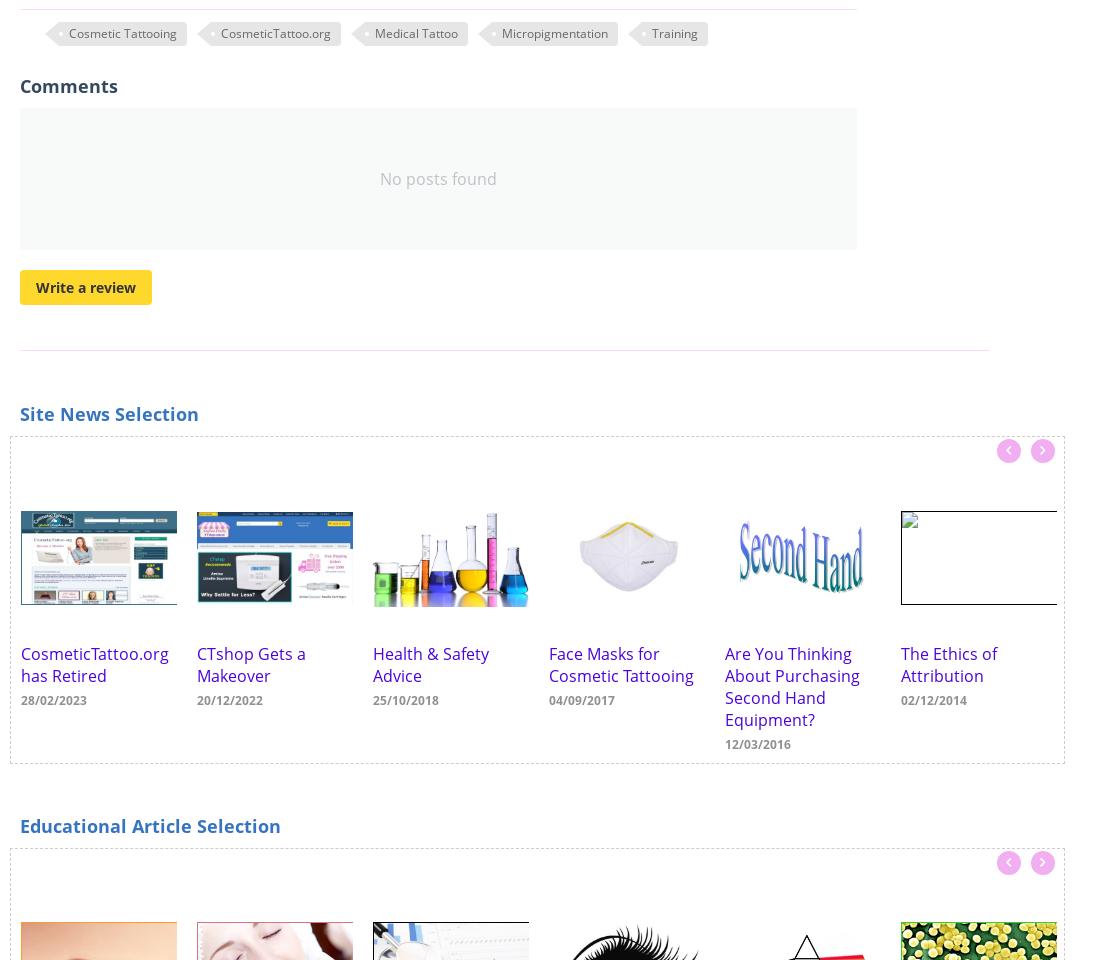 Image resolution: width=1096 pixels, height=960 pixels. Describe the element at coordinates (251, 664) in the screenshot. I see `'CTshop Gets a Makeover'` at that location.